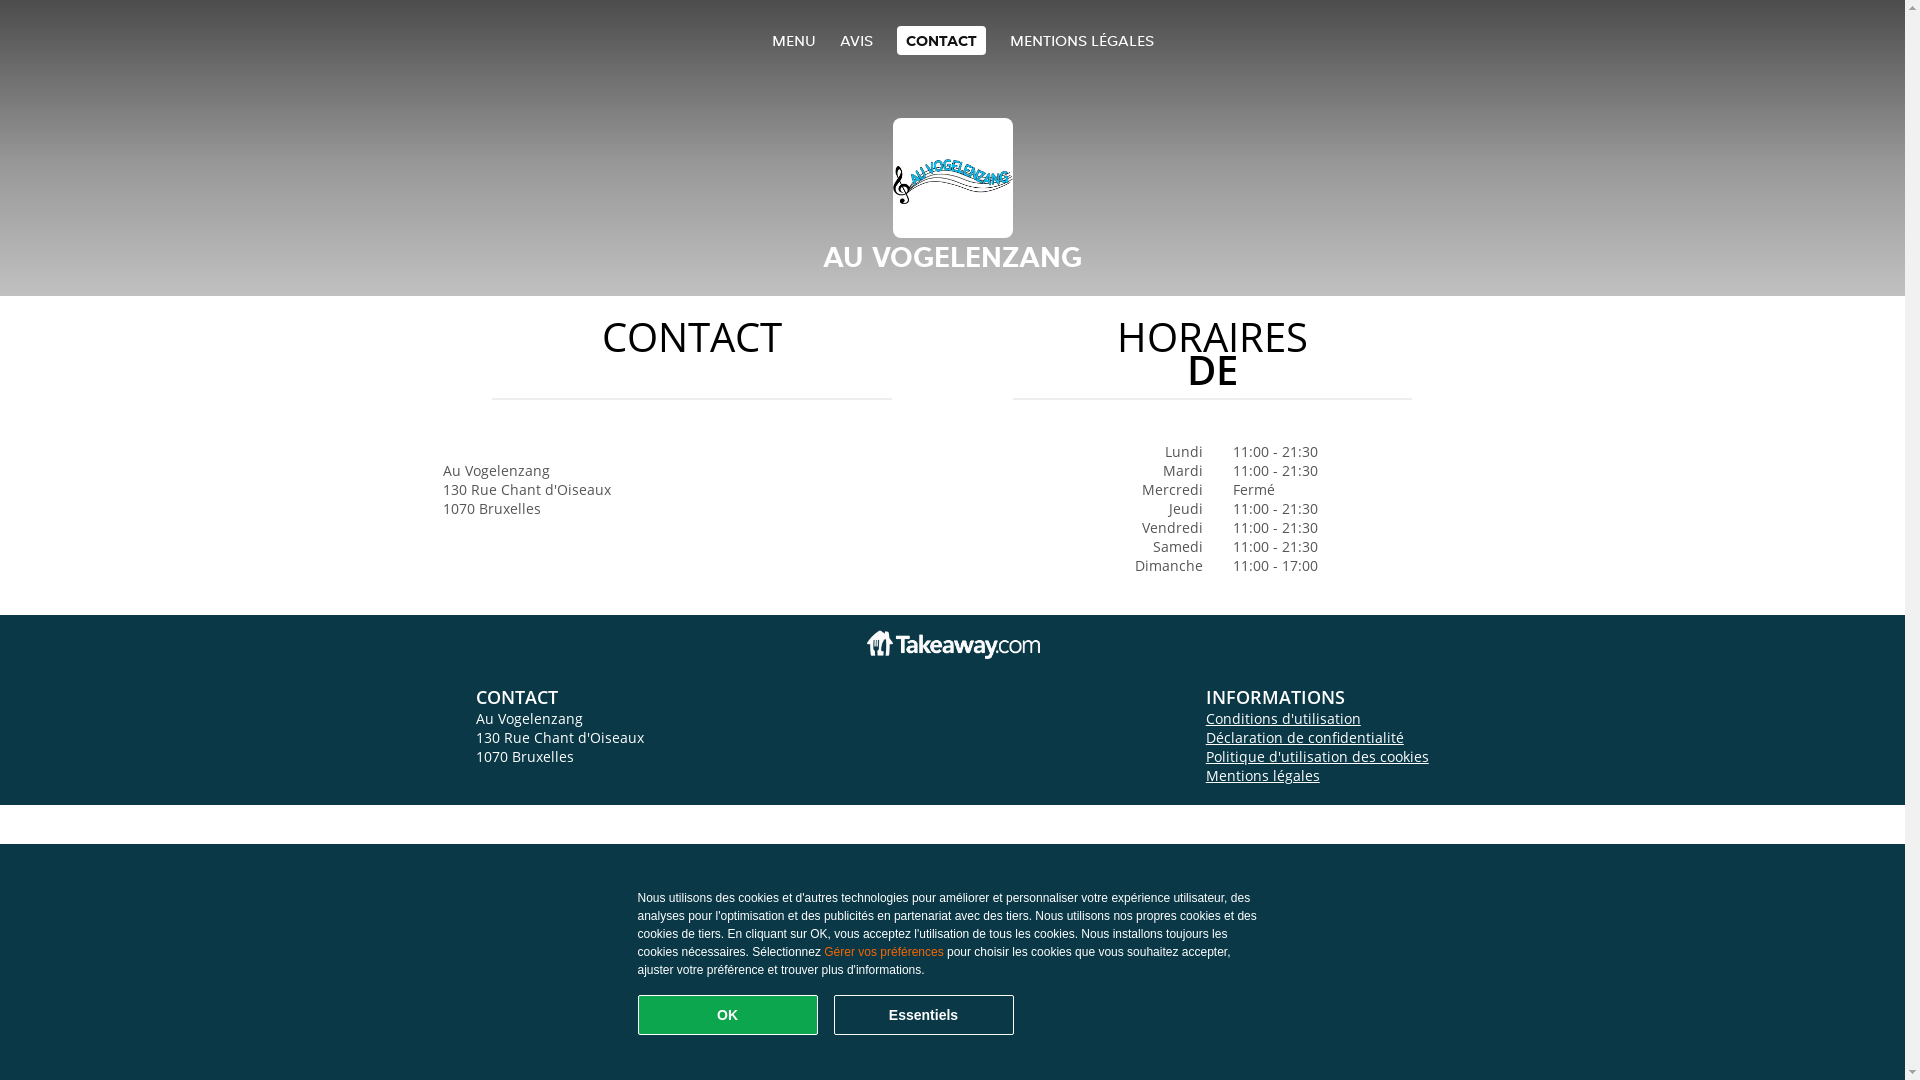 This screenshot has height=1080, width=1920. What do you see at coordinates (922, 1014) in the screenshot?
I see `'Essentiels'` at bounding box center [922, 1014].